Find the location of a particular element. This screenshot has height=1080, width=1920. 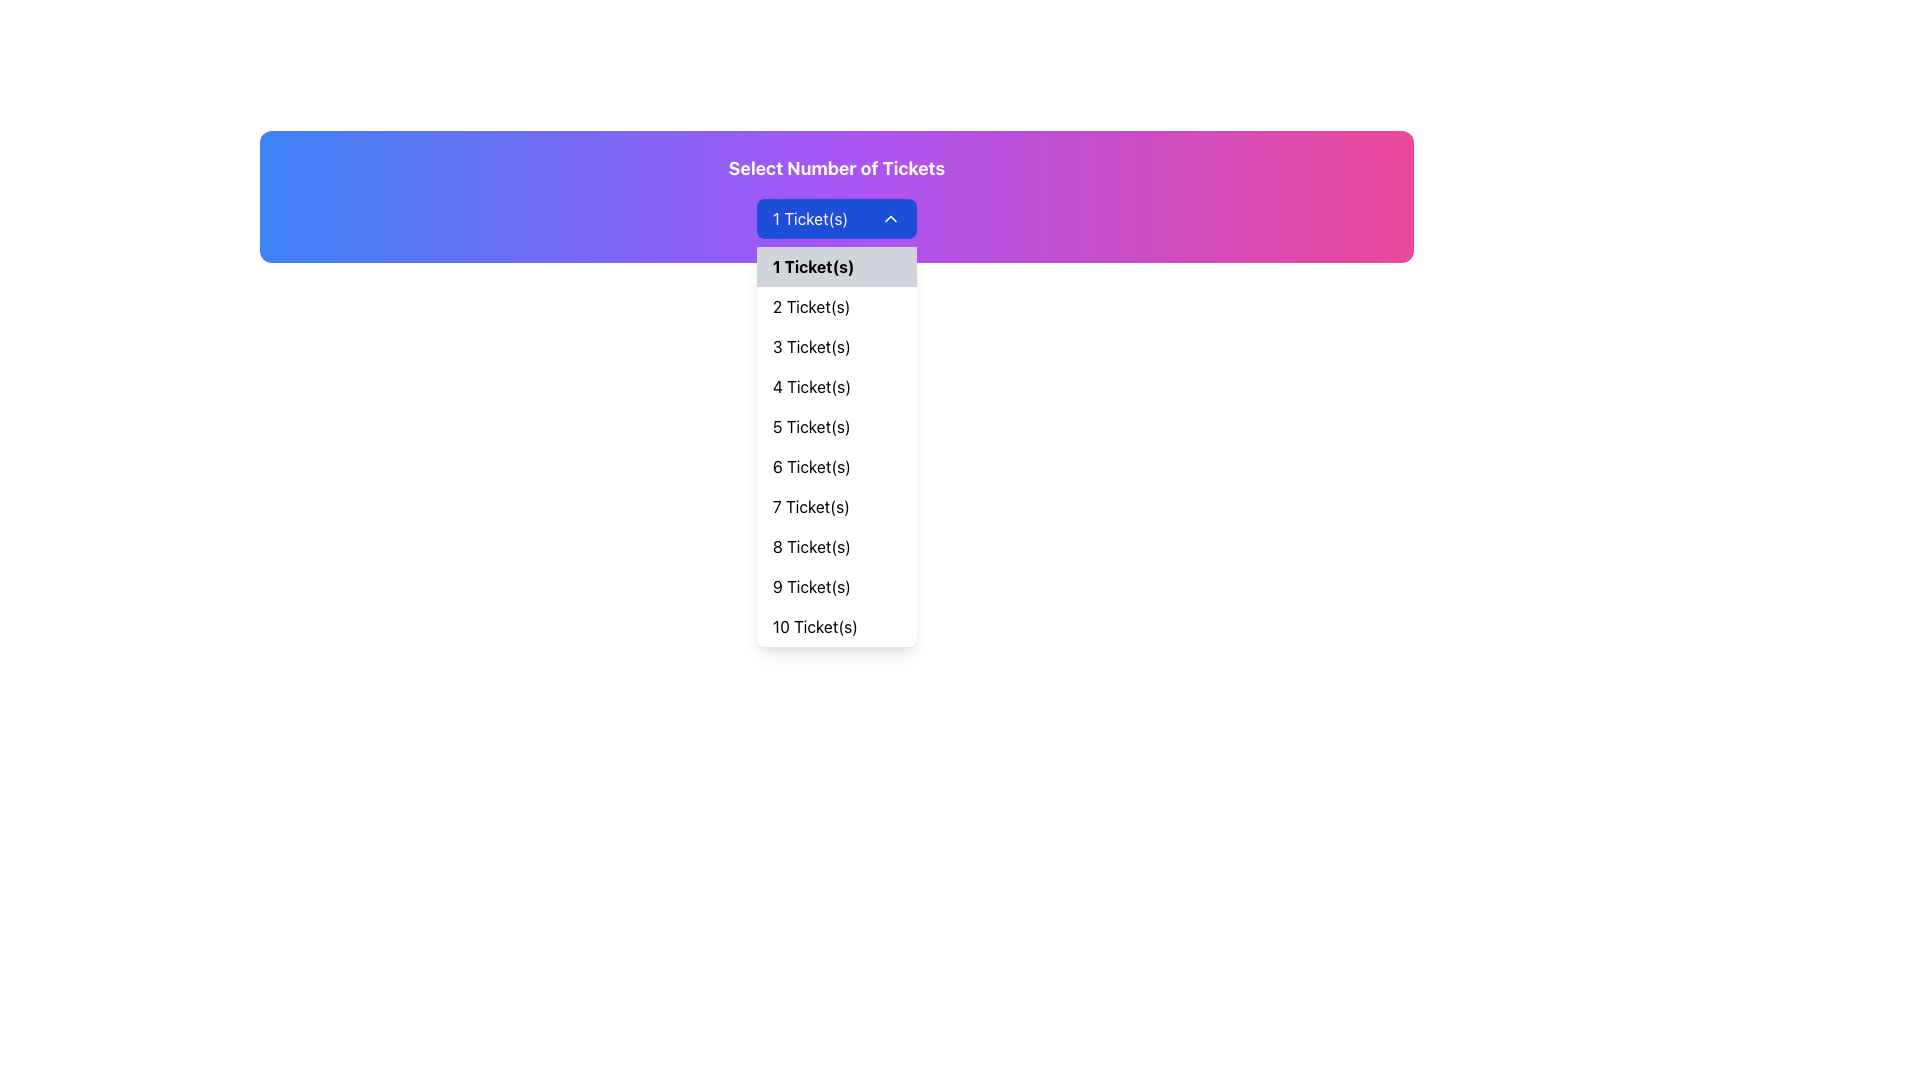

the seventh entry in the ticket selection dropdown menu, which allows users to select '7 Ticket(s)' is located at coordinates (836, 505).